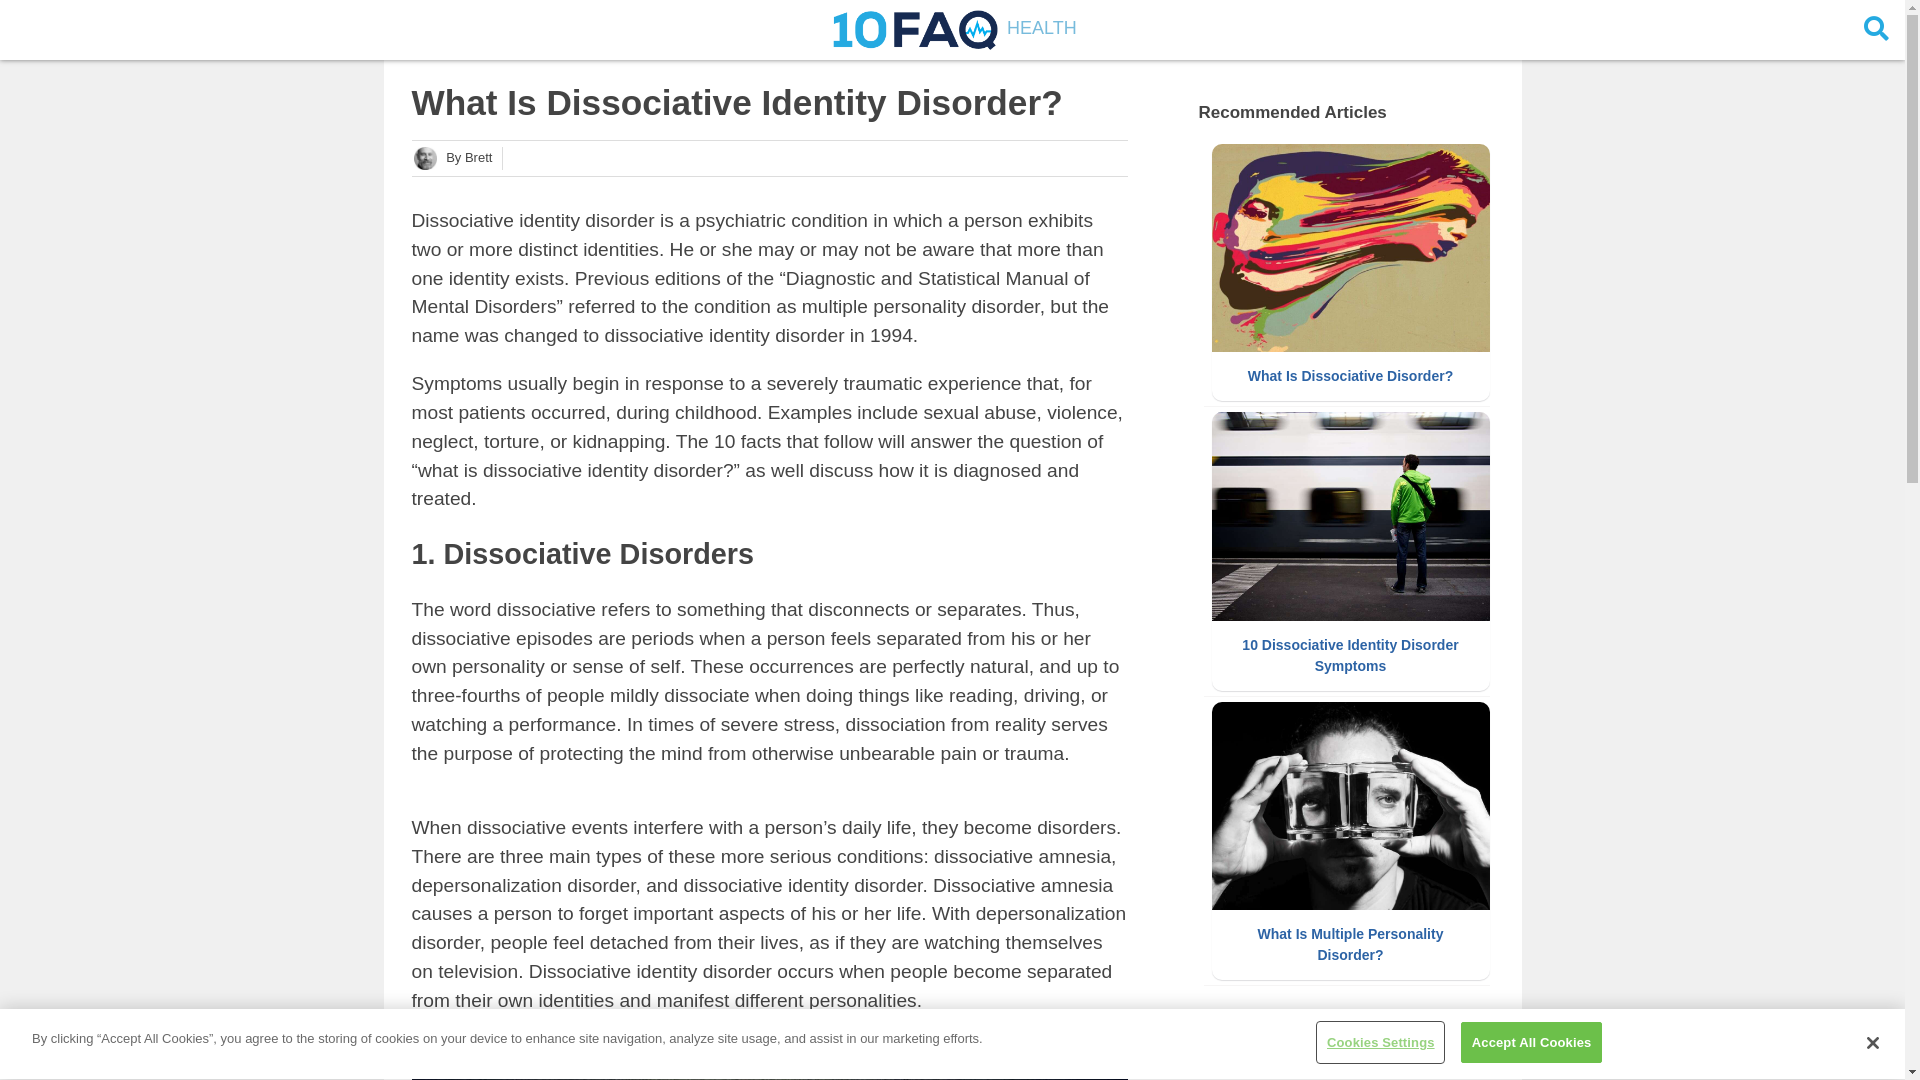 The image size is (1920, 1080). Describe the element at coordinates (951, 28) in the screenshot. I see `'HEALTH'` at that location.